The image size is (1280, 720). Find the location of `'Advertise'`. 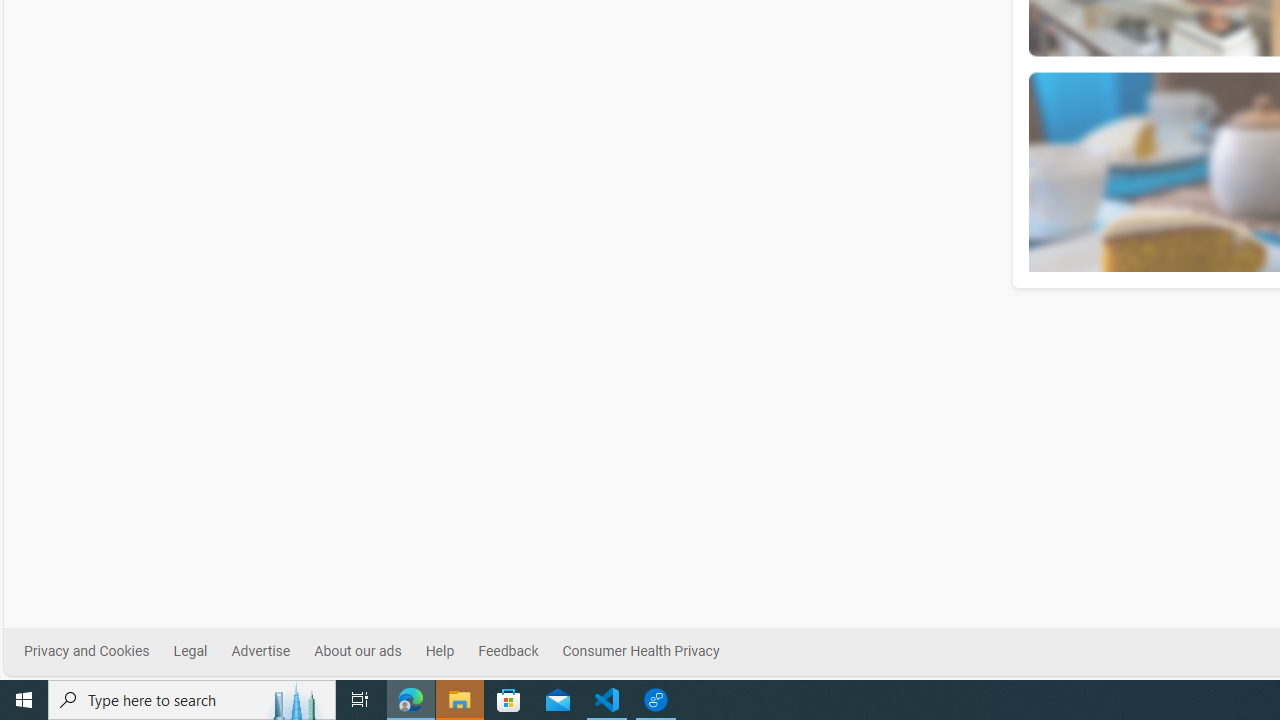

'Advertise' is located at coordinates (271, 651).